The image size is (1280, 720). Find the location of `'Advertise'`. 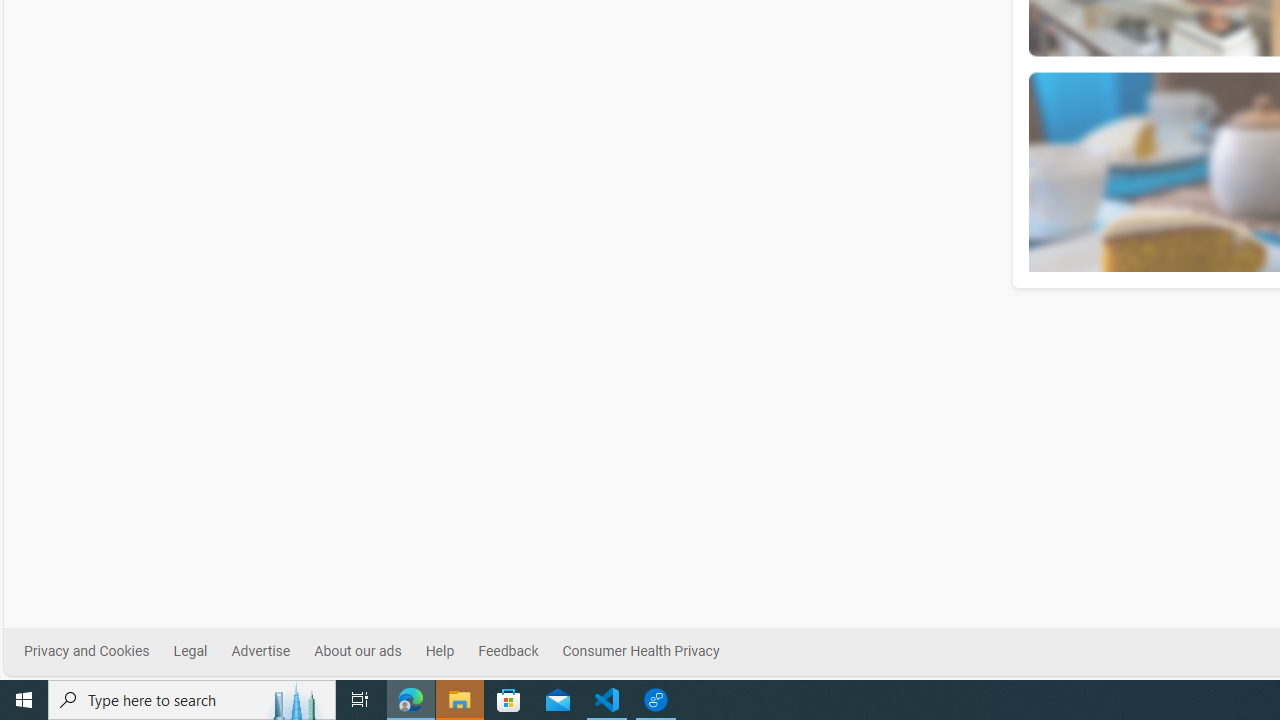

'Advertise' is located at coordinates (271, 651).